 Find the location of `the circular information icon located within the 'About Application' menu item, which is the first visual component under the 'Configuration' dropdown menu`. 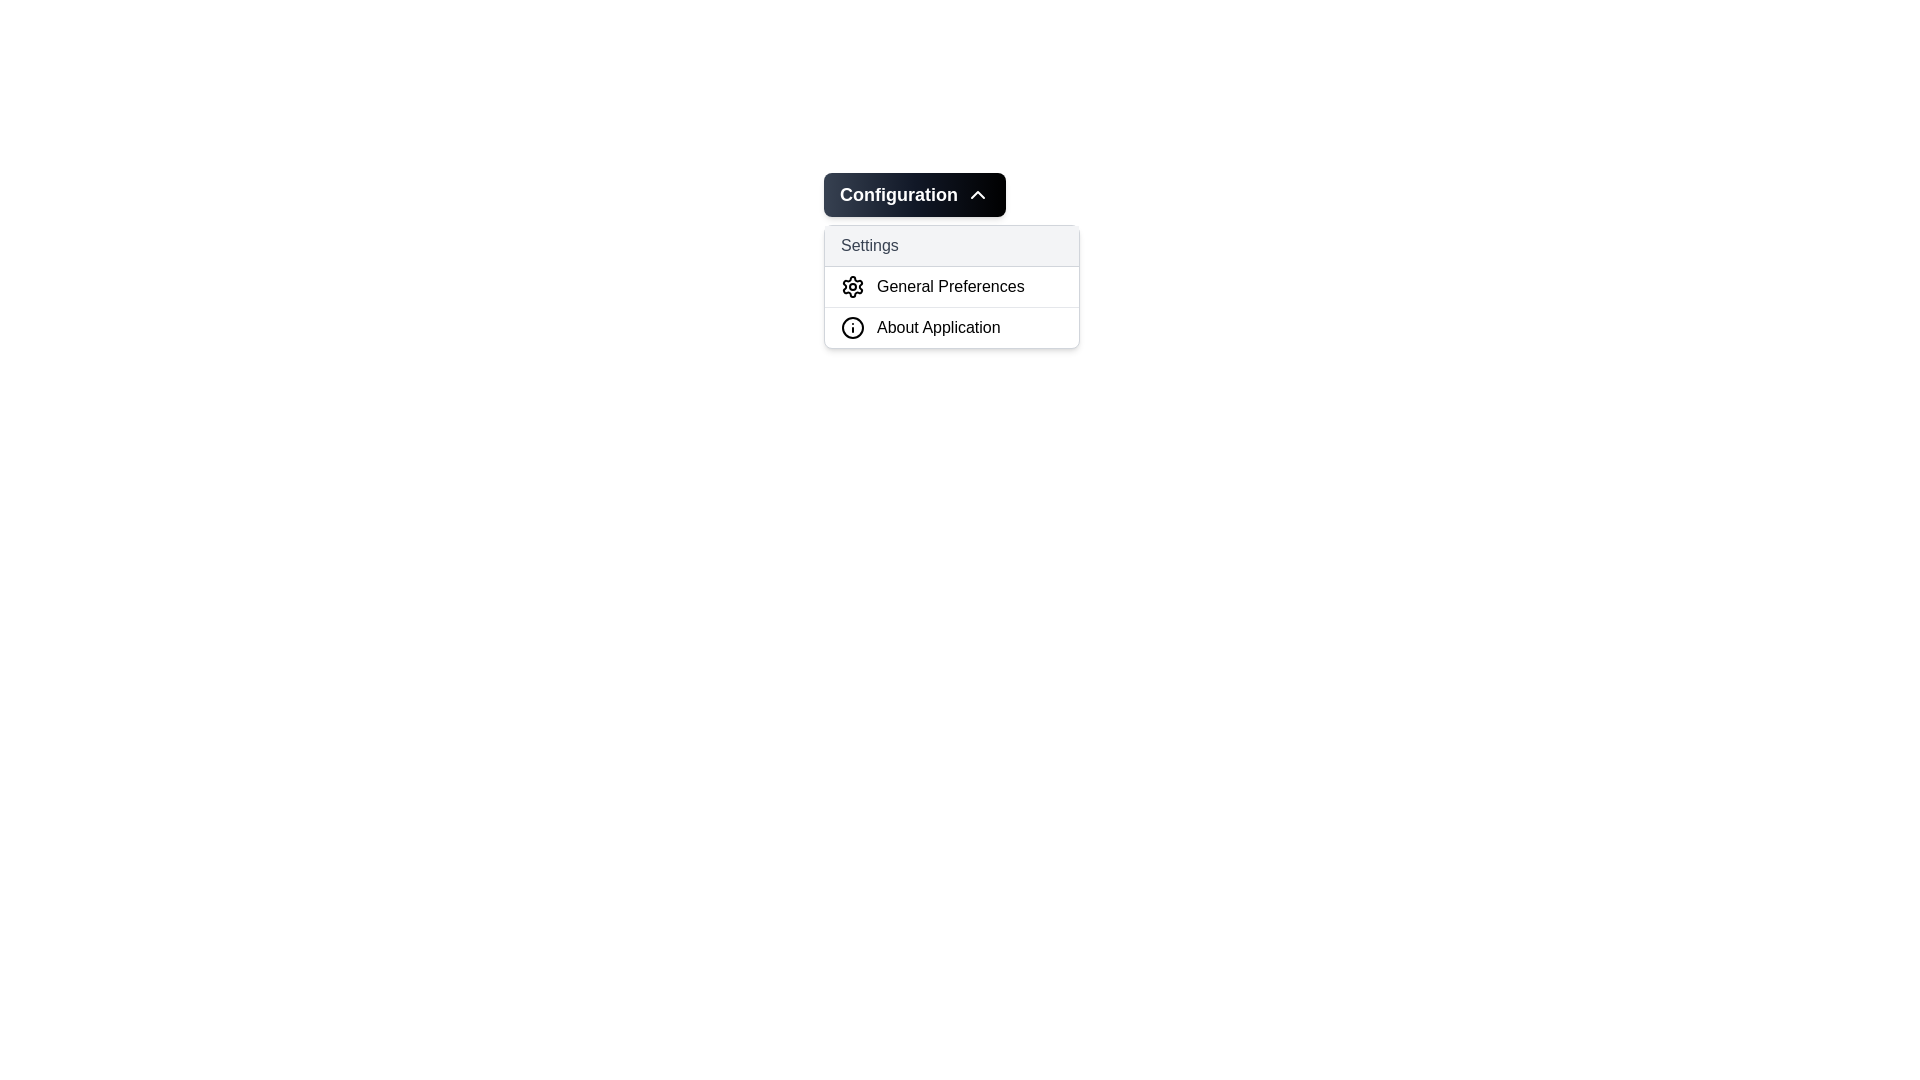

the circular information icon located within the 'About Application' menu item, which is the first visual component under the 'Configuration' dropdown menu is located at coordinates (853, 326).